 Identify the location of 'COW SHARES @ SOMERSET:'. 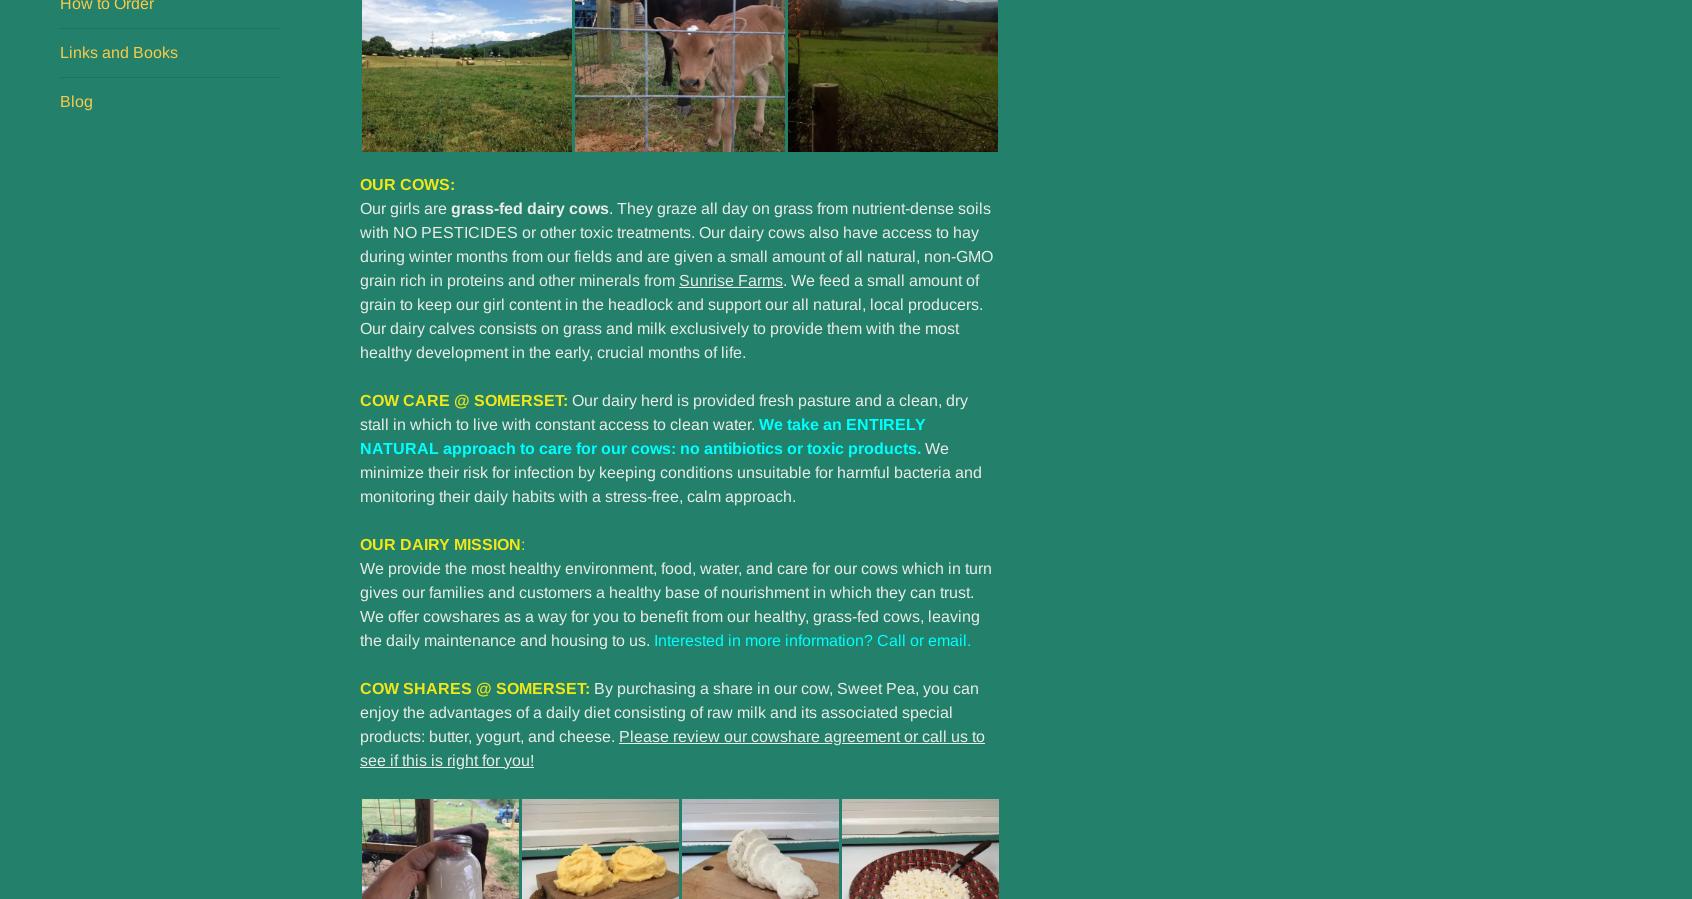
(473, 686).